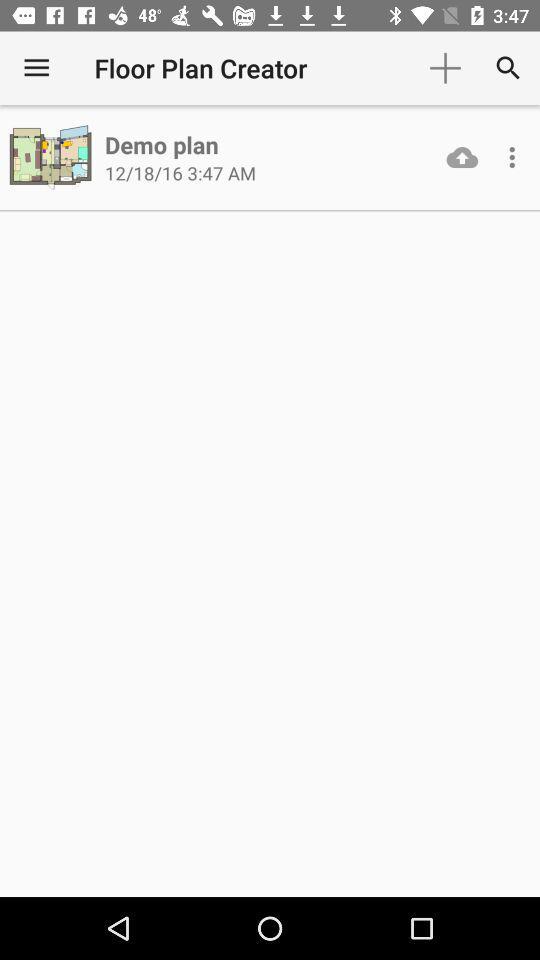  What do you see at coordinates (180, 172) in the screenshot?
I see `the 12 18 16` at bounding box center [180, 172].